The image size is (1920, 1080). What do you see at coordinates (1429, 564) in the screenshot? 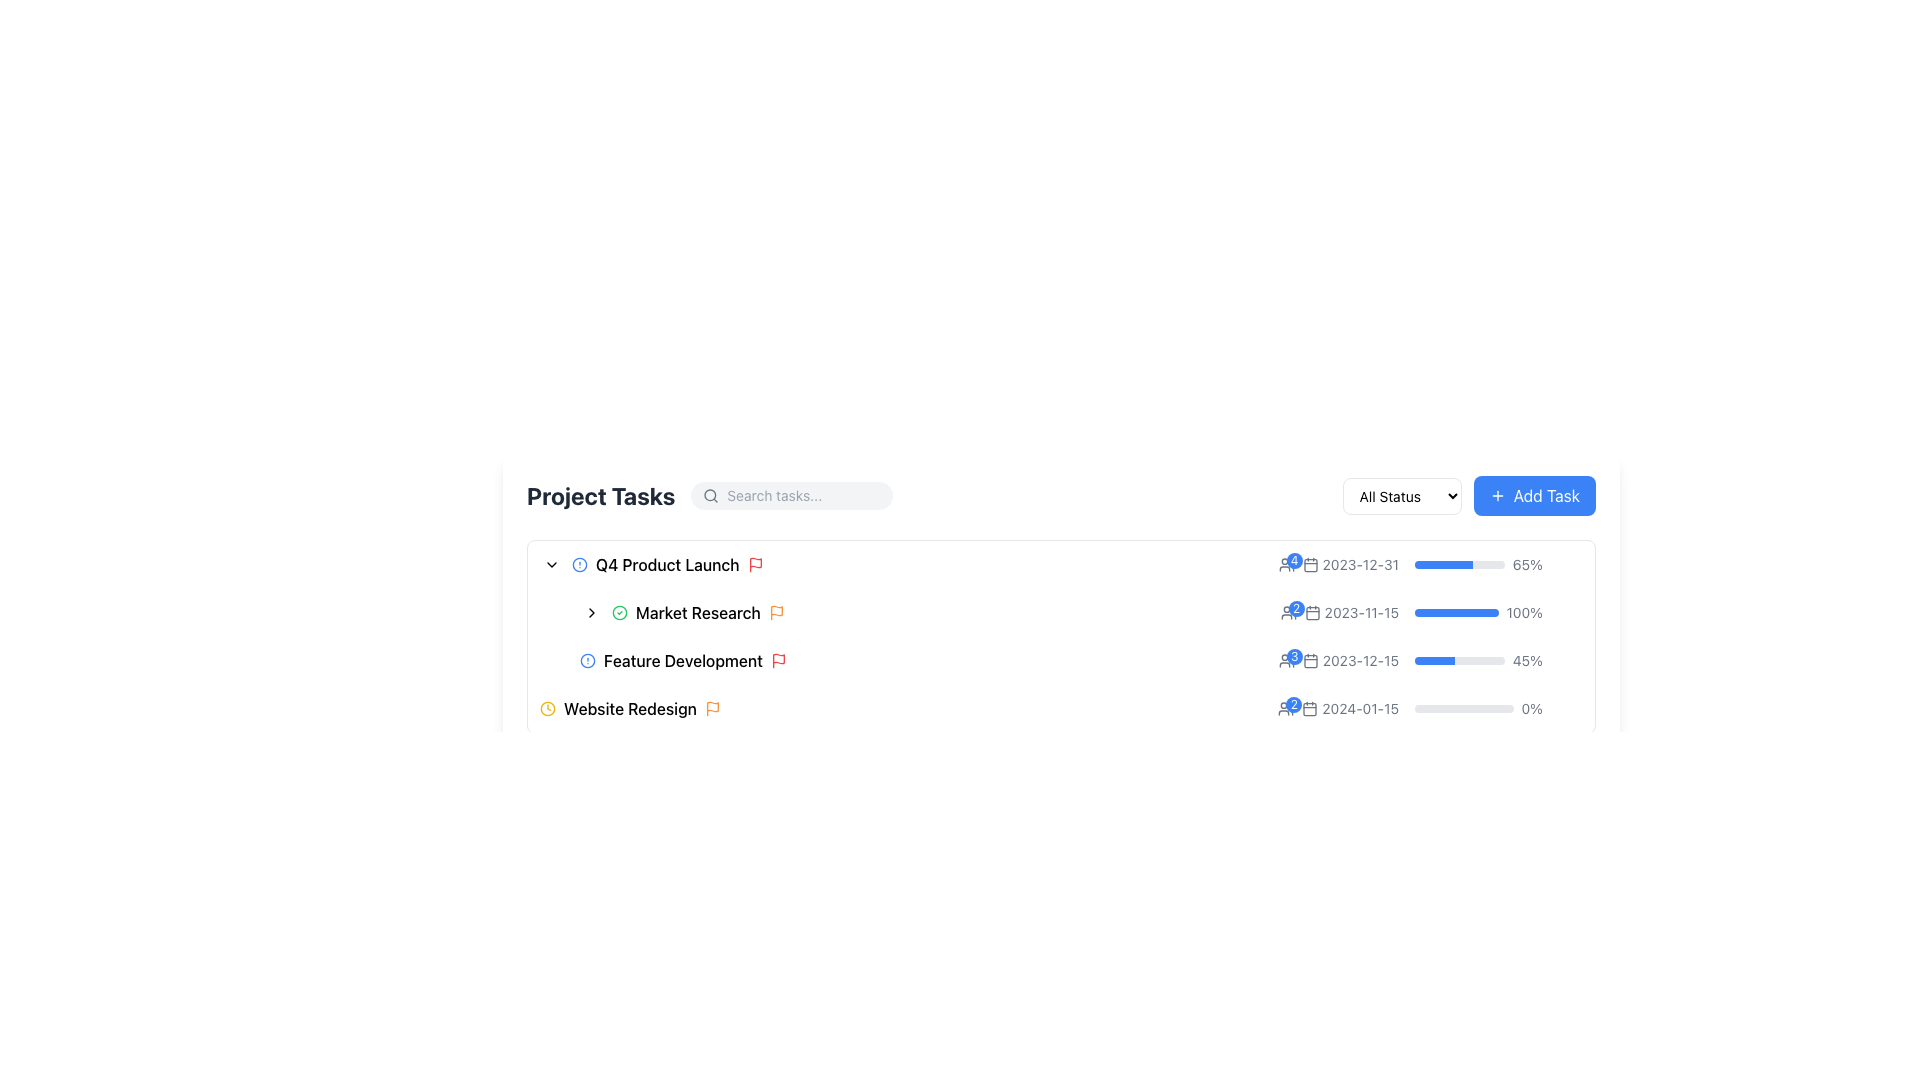
I see `progress and metadata from the progress bar indicating 65% completion for the task labeled 'Q4 Product Launch' with the date '2023-12-31' and the blue badge marked '4'` at bounding box center [1429, 564].